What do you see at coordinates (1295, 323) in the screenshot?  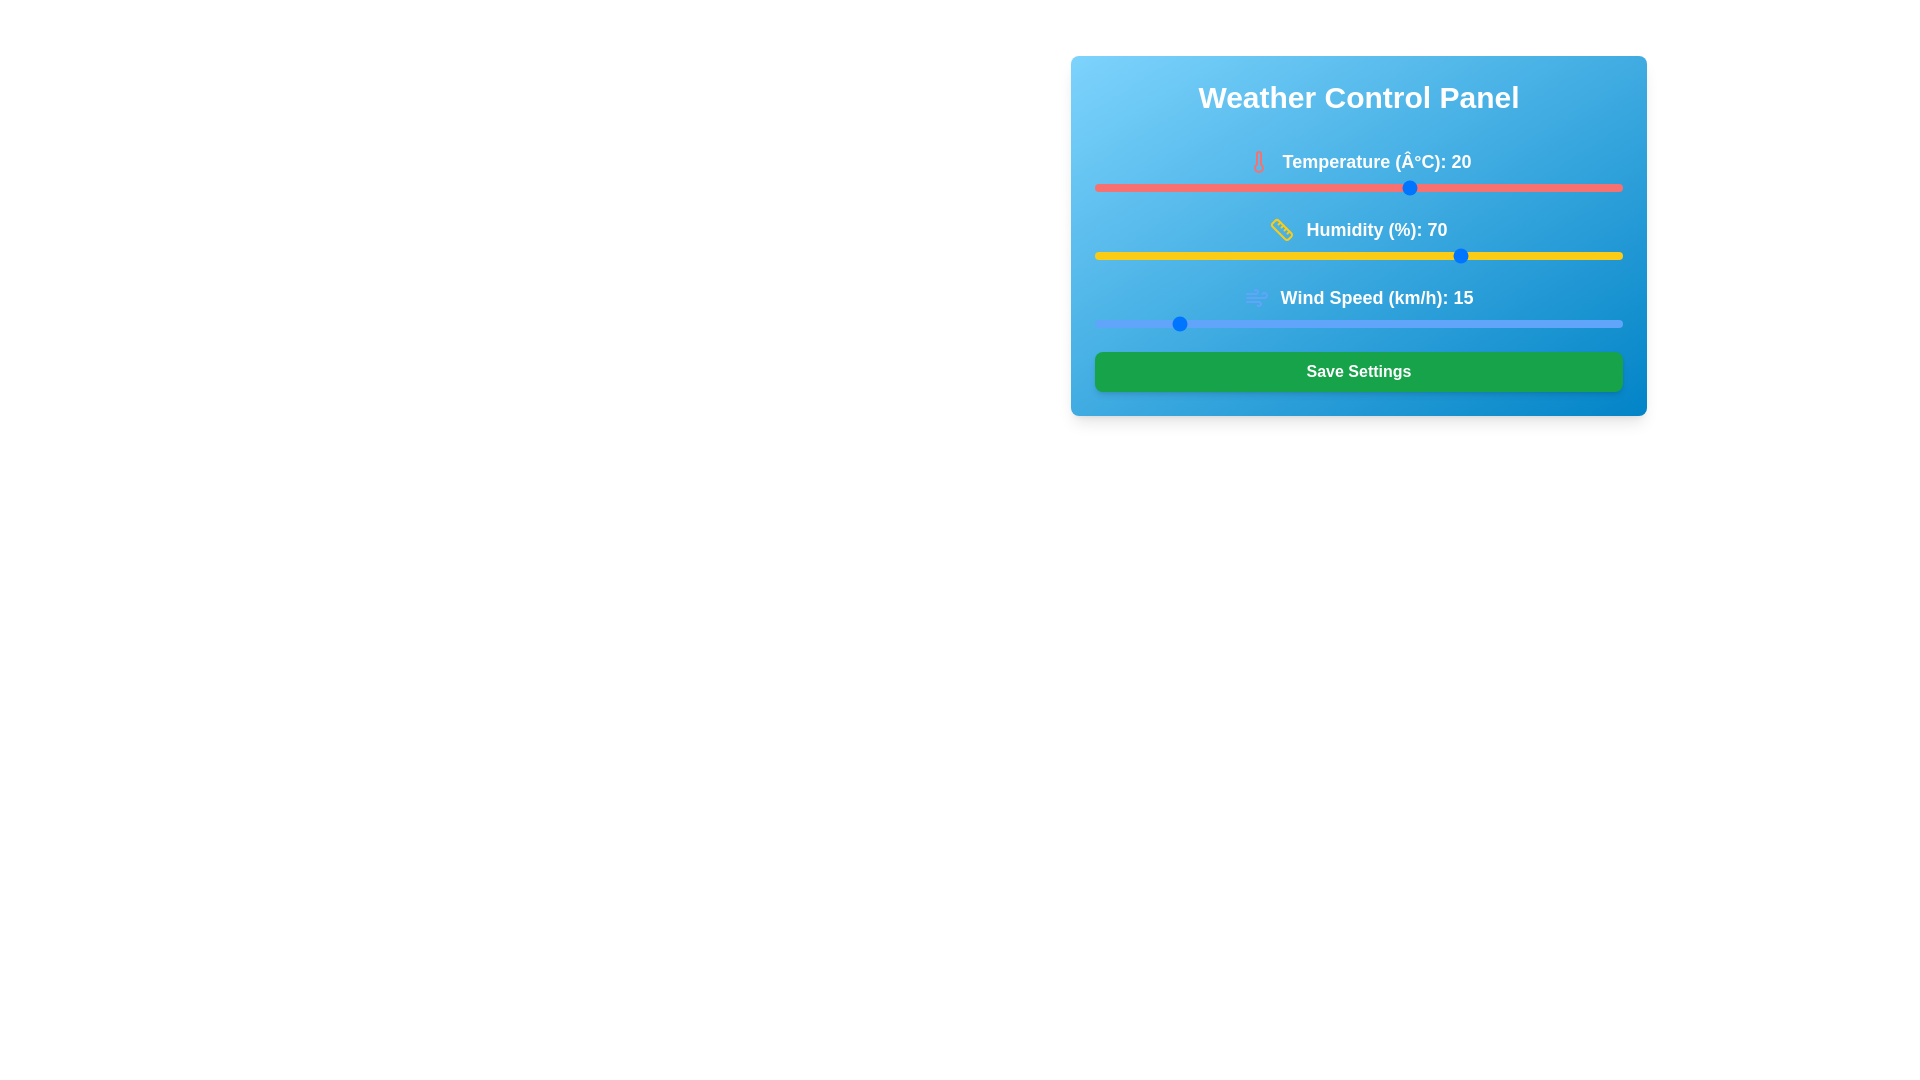 I see `wind speed` at bounding box center [1295, 323].